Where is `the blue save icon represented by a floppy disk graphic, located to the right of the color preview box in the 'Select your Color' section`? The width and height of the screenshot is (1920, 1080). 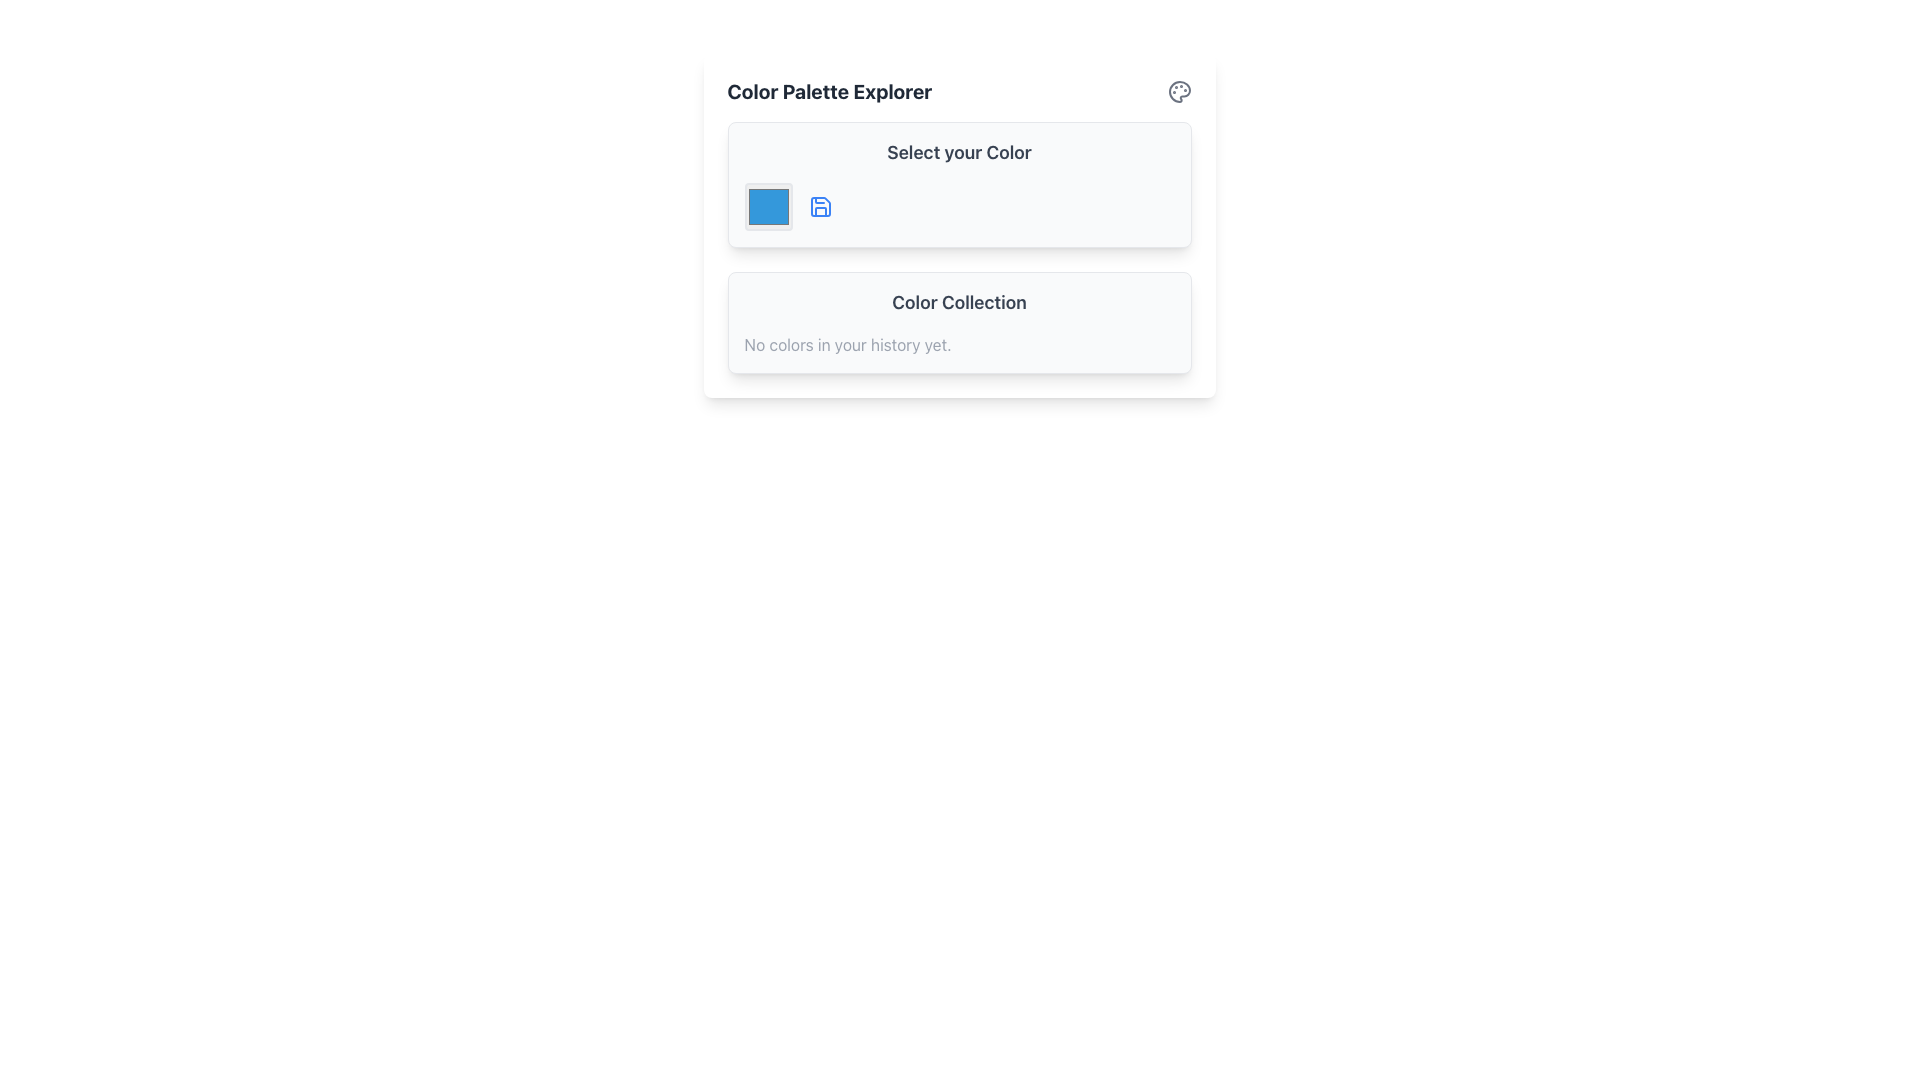
the blue save icon represented by a floppy disk graphic, located to the right of the color preview box in the 'Select your Color' section is located at coordinates (820, 207).